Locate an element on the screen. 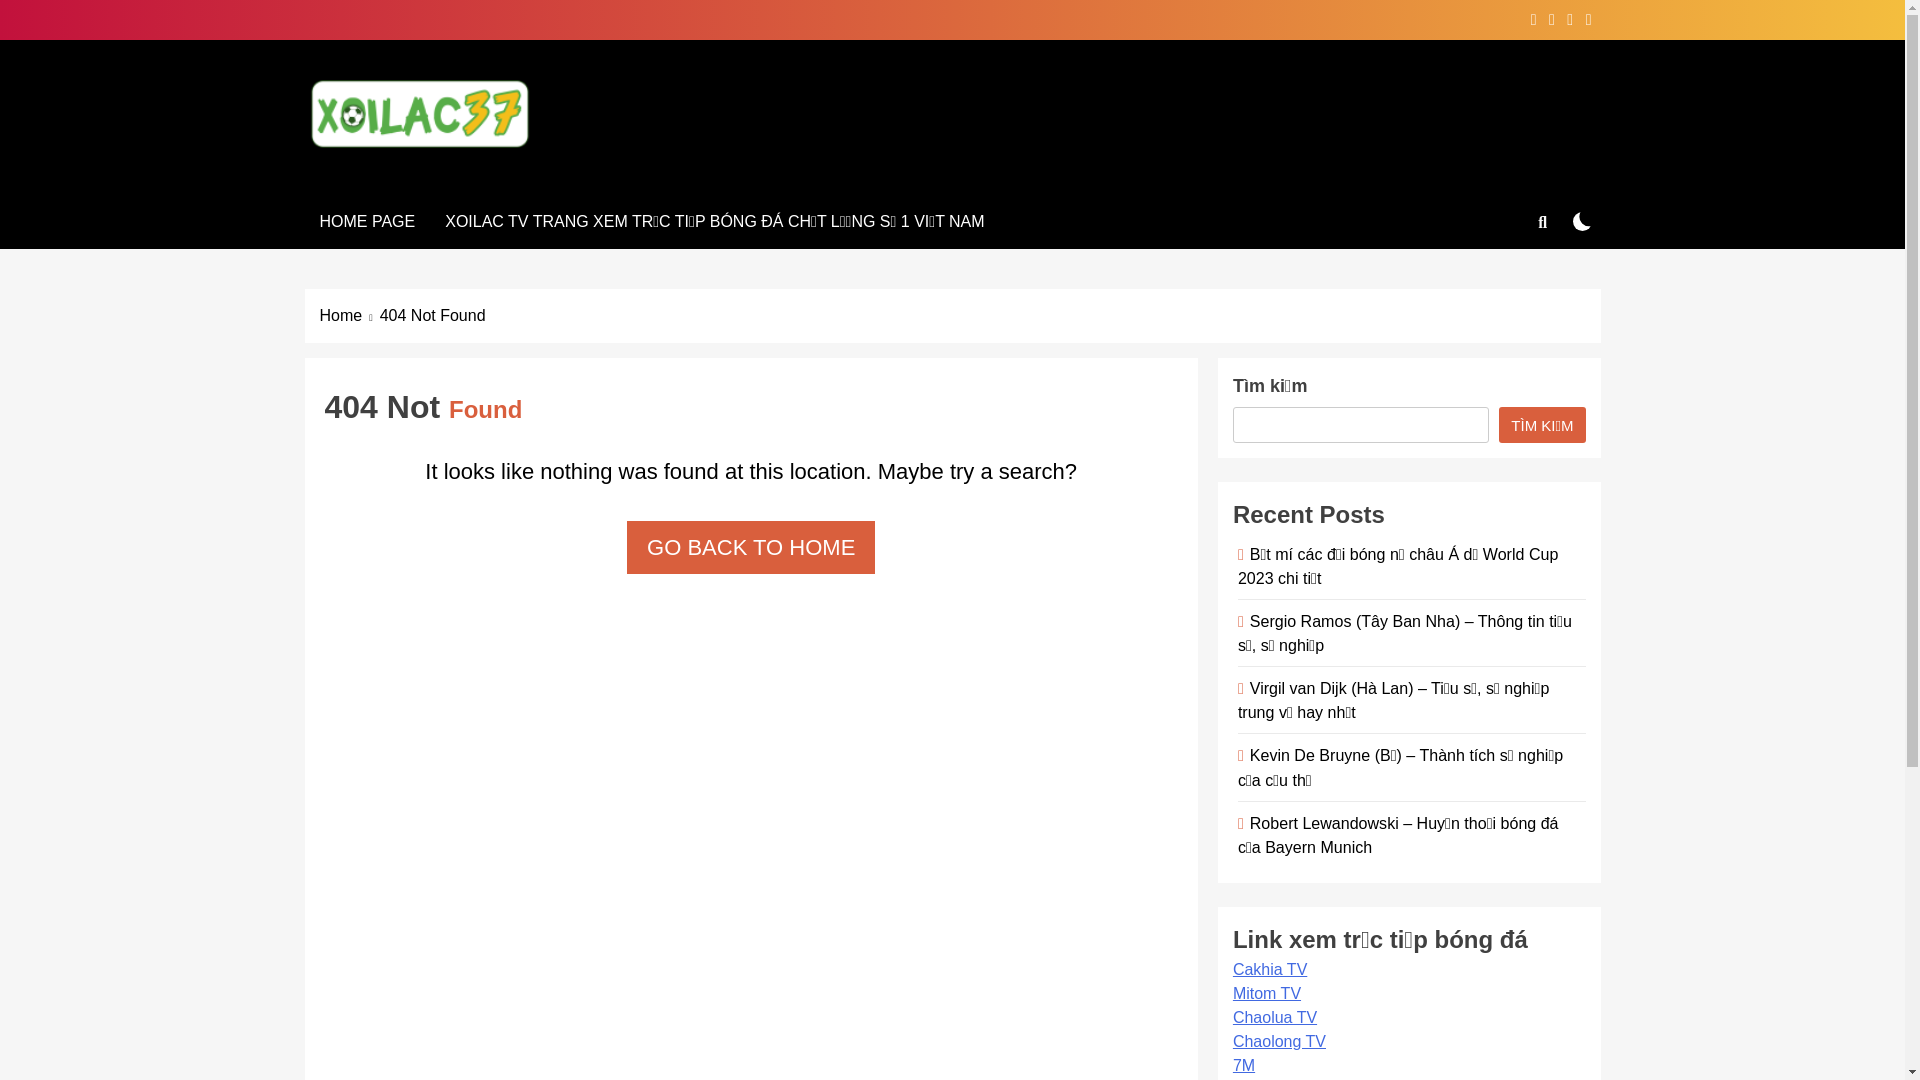 This screenshot has height=1080, width=1920. 'HOME PAGE' is located at coordinates (366, 222).